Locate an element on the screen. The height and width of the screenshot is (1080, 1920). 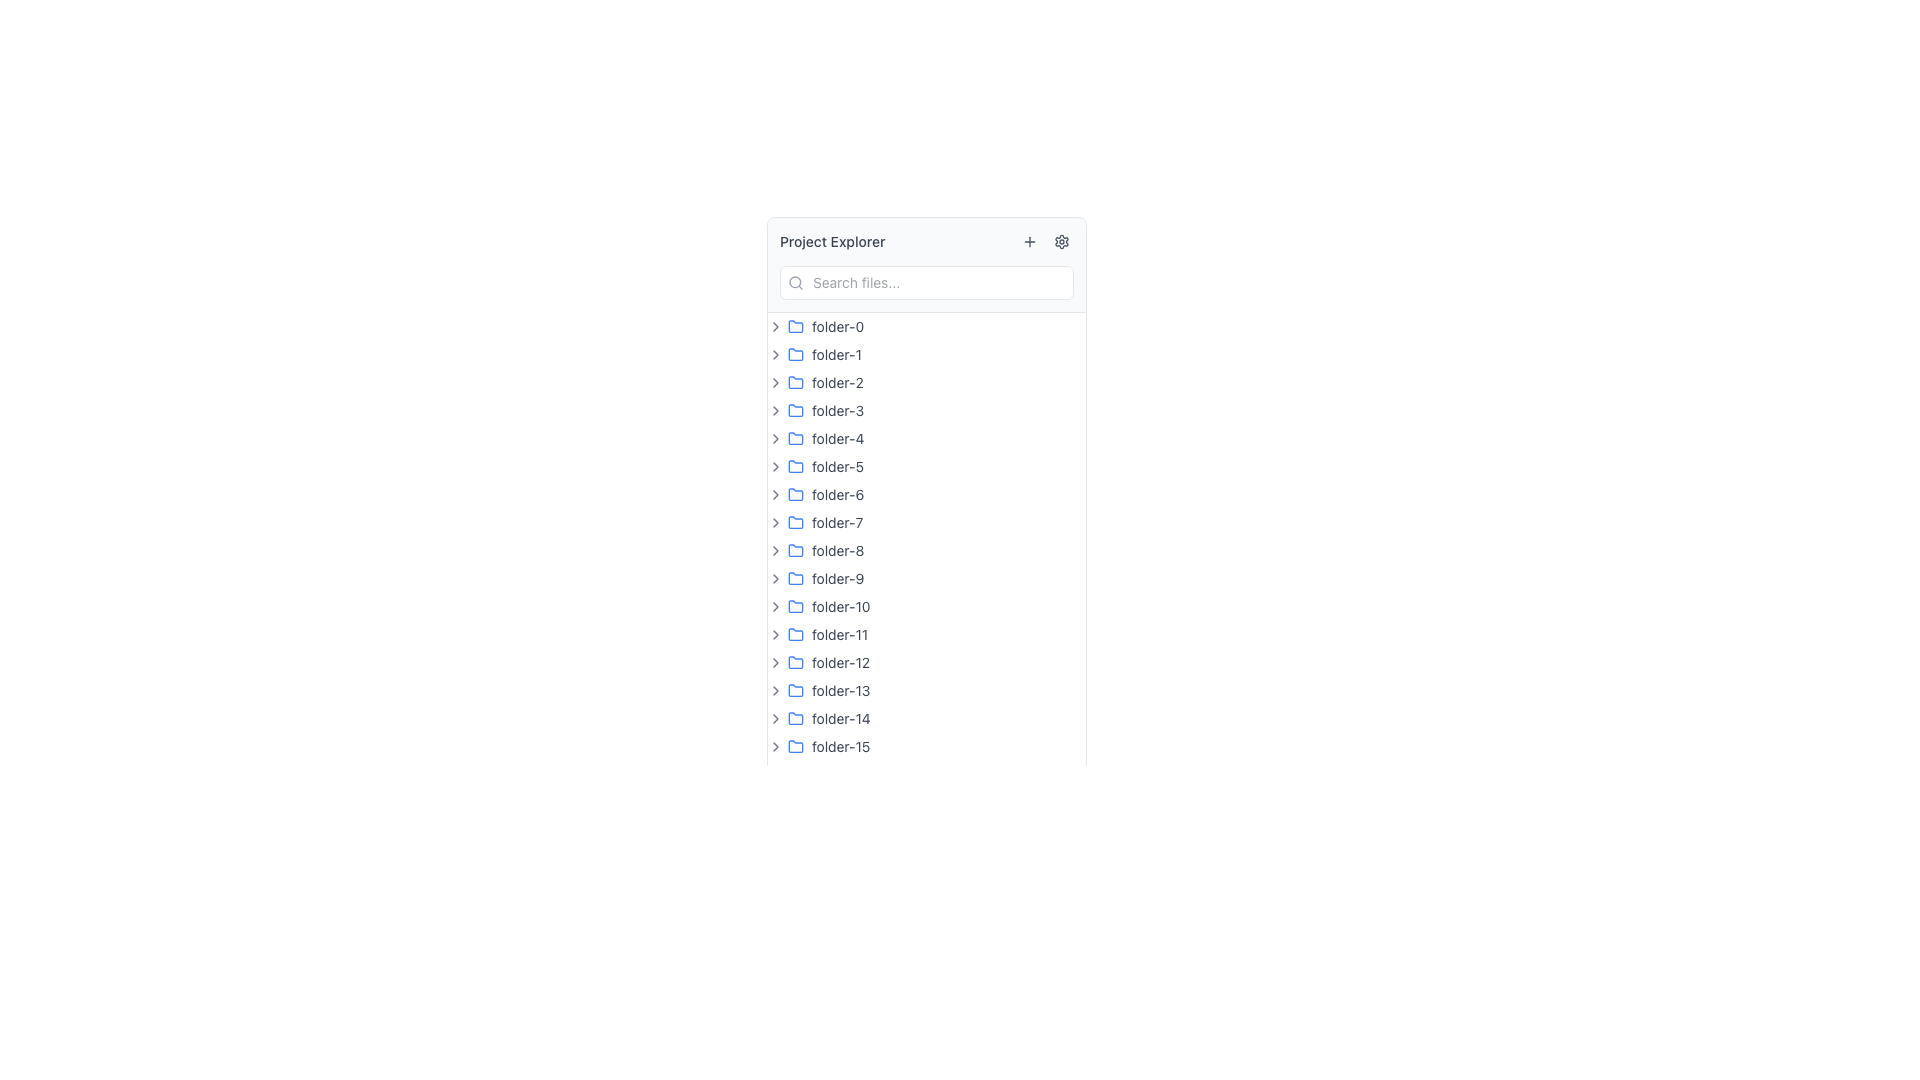
the folder icon labeled 'folder-6' in the Project Explorer is located at coordinates (795, 493).